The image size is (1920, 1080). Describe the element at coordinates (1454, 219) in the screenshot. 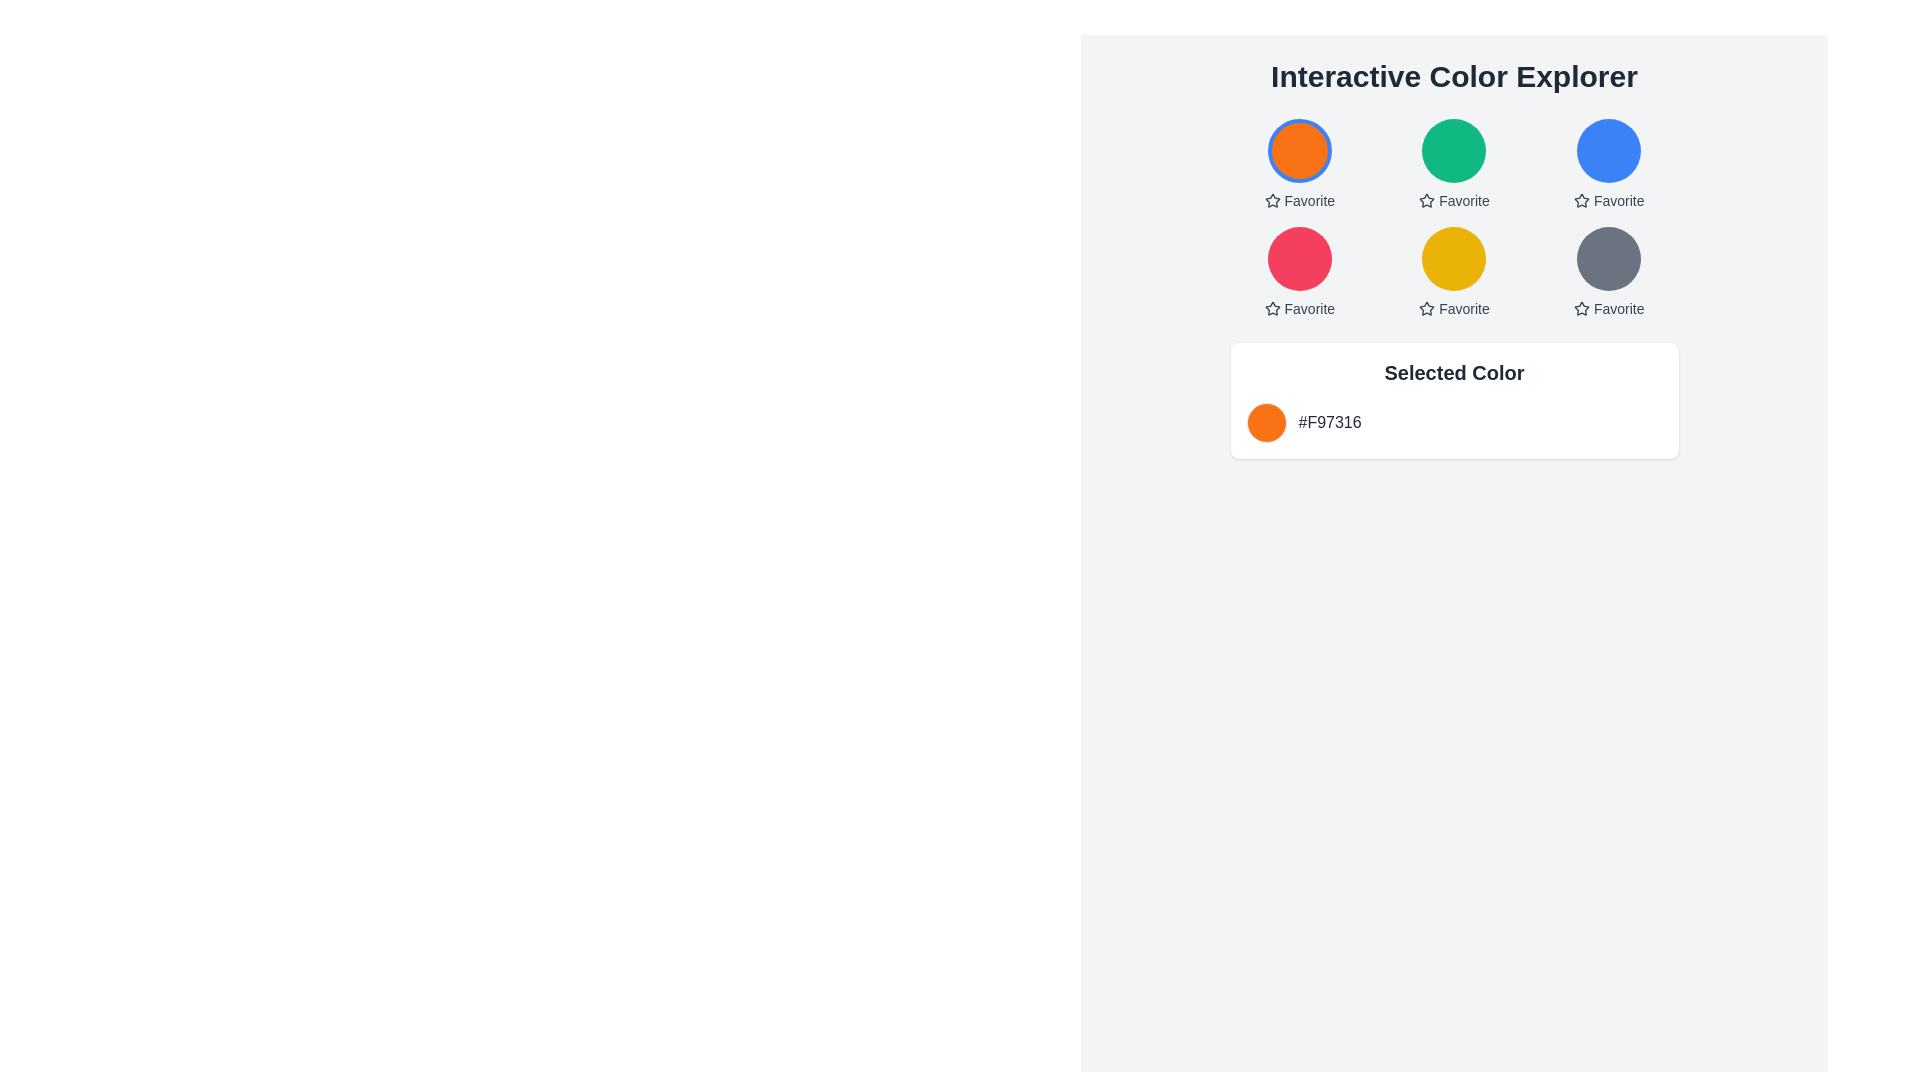

I see `the circular golden yellow 'Favorite' button in the 'Interactive Color Explorer' section` at that location.